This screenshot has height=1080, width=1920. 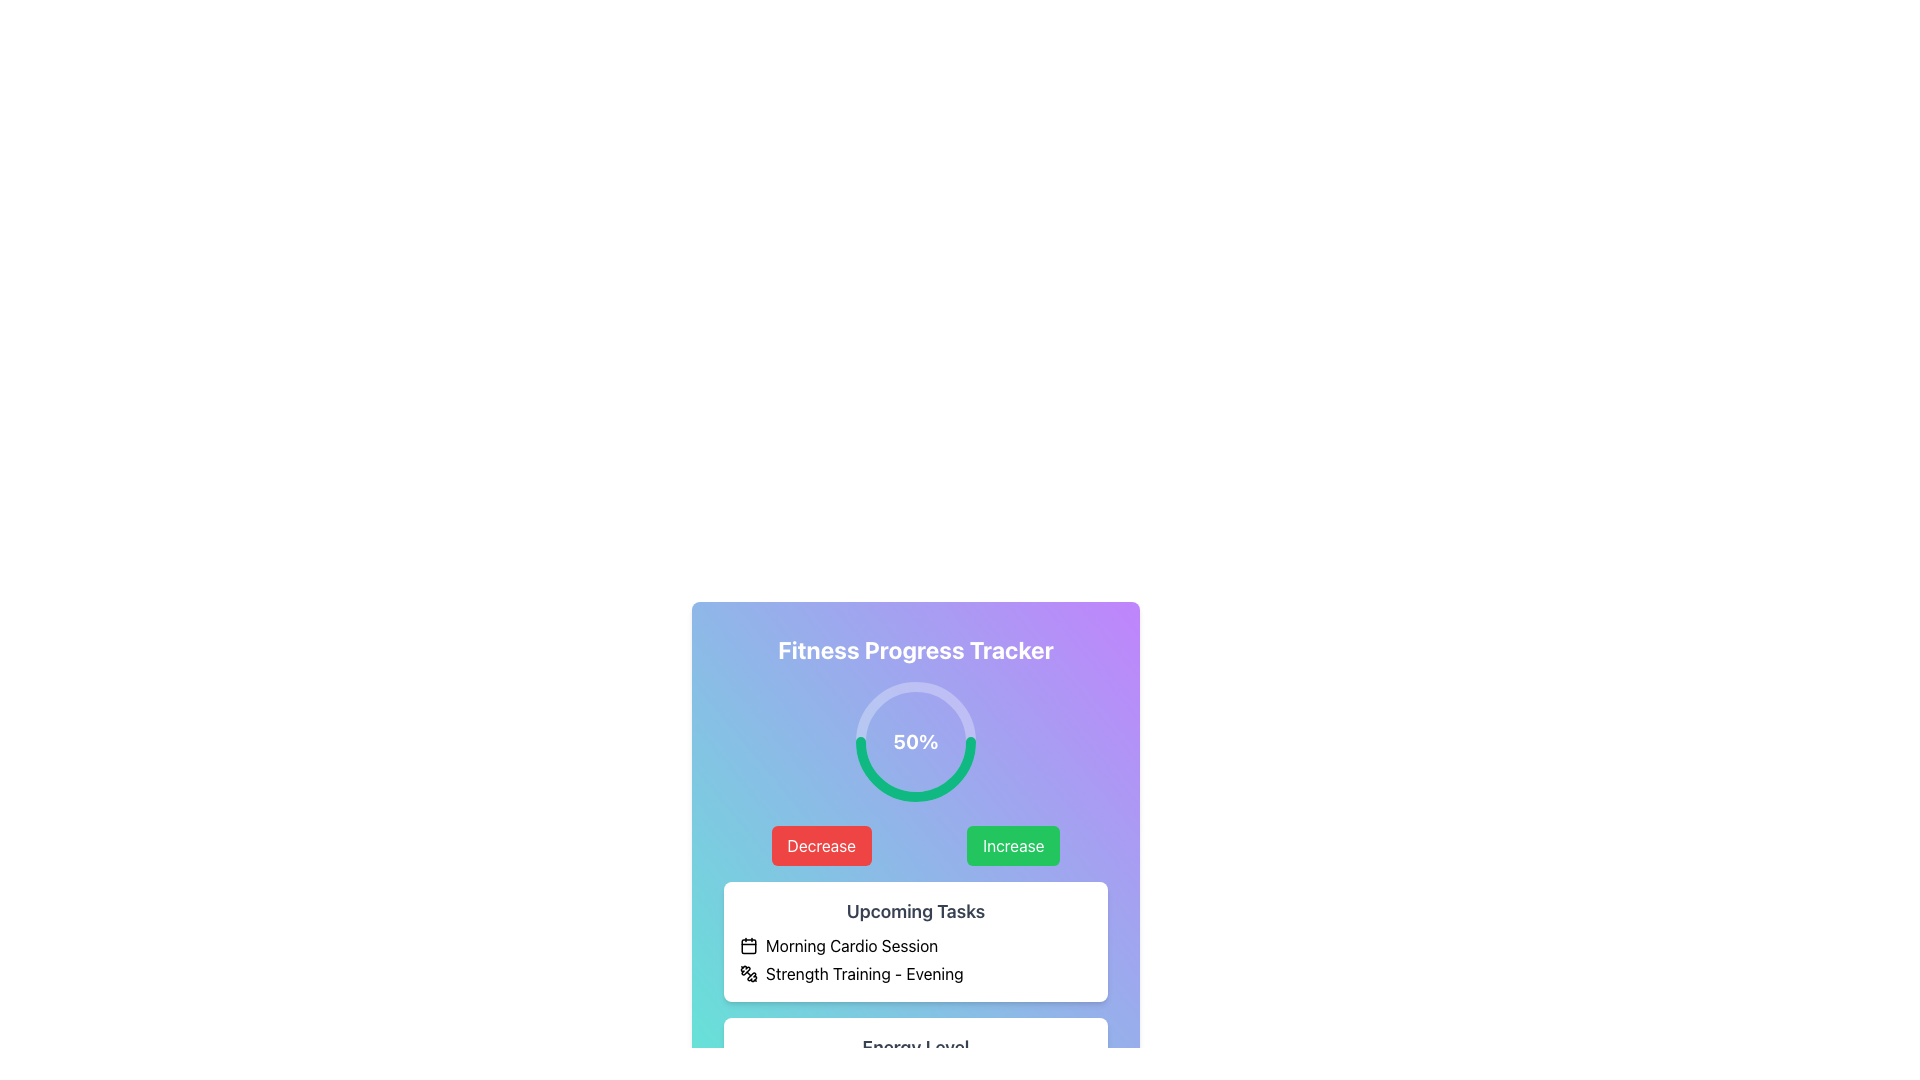 I want to click on the circular progress indicator showing 50% progress with bold white text inside, located in the Fitness Progress Tracker card component, so click(x=915, y=741).